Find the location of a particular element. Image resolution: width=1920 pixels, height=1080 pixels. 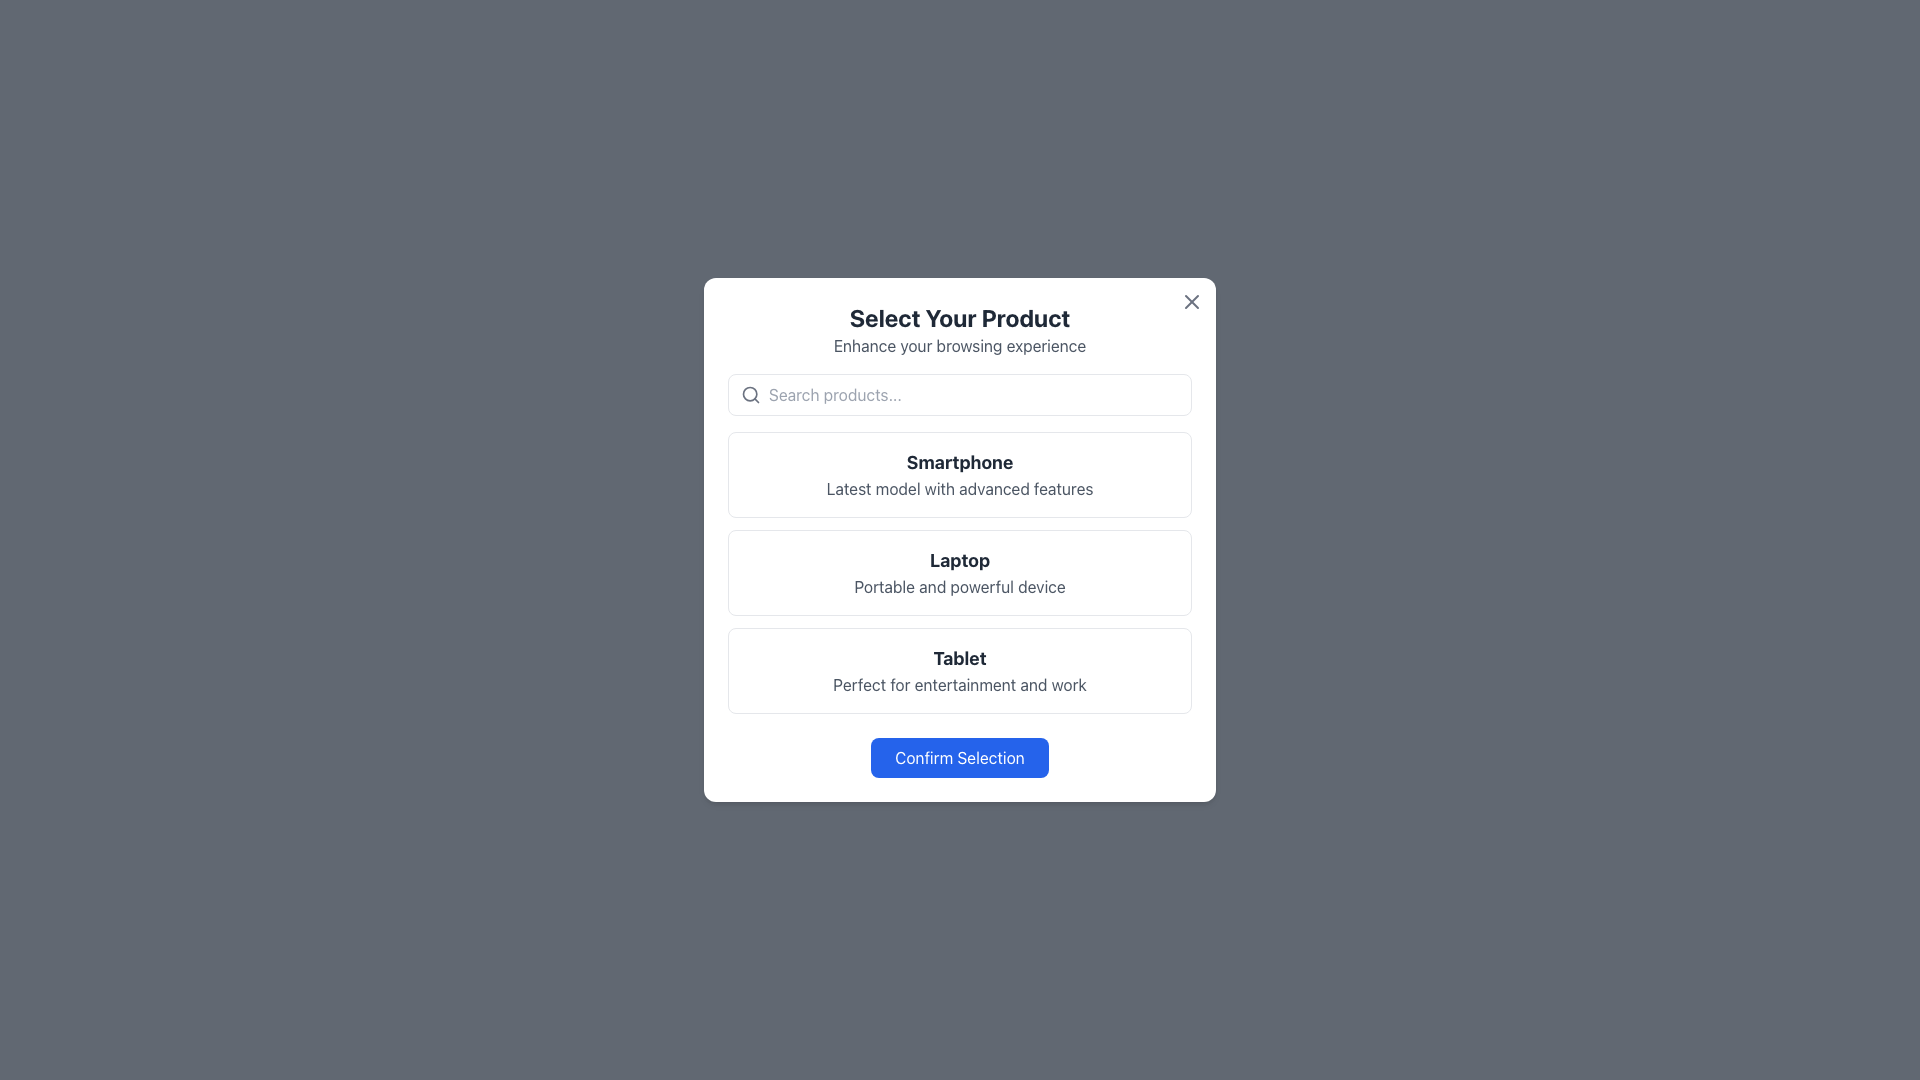

the 'Laptop' selectable card item, which is the second card in a vertical list of three cards is located at coordinates (960, 573).